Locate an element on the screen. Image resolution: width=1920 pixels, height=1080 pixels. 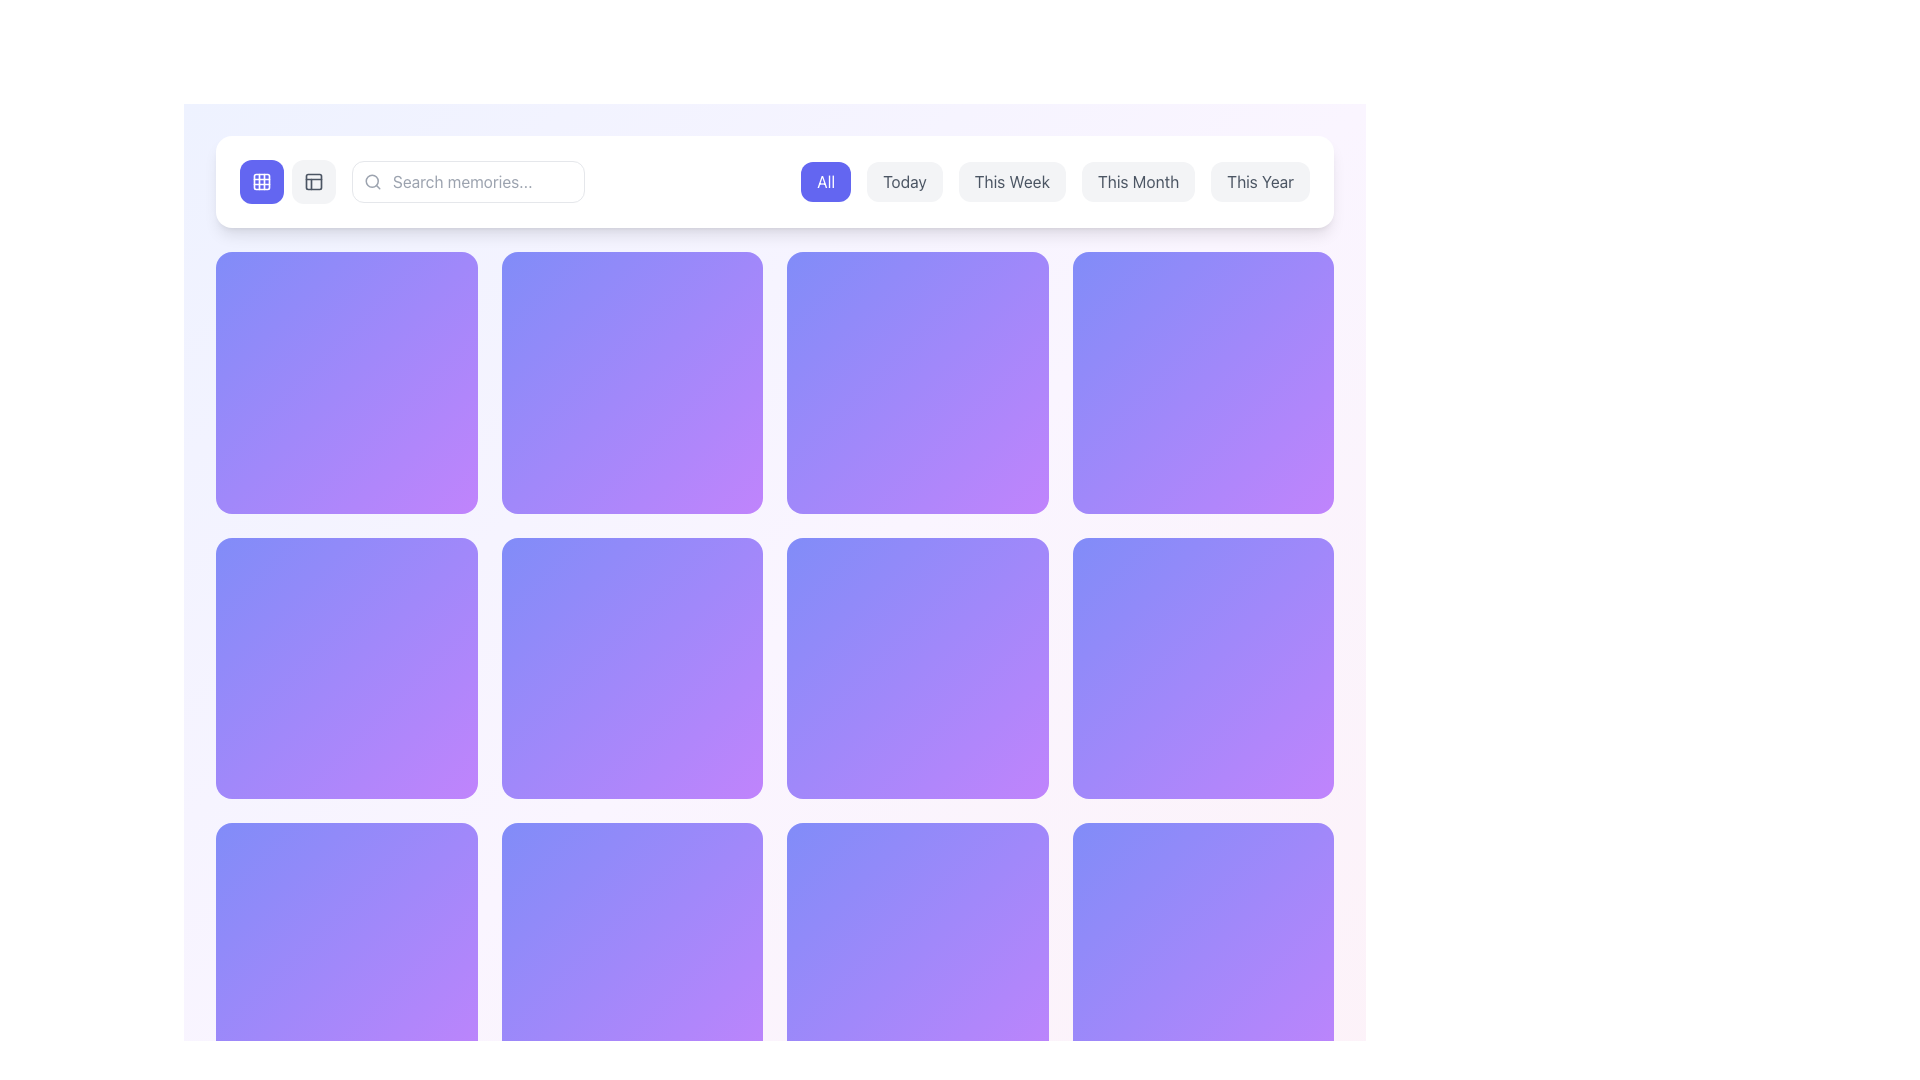
the 'This Month' filter button located in the row of buttons at the top center of the interface to apply the filter for the current month is located at coordinates (1138, 181).